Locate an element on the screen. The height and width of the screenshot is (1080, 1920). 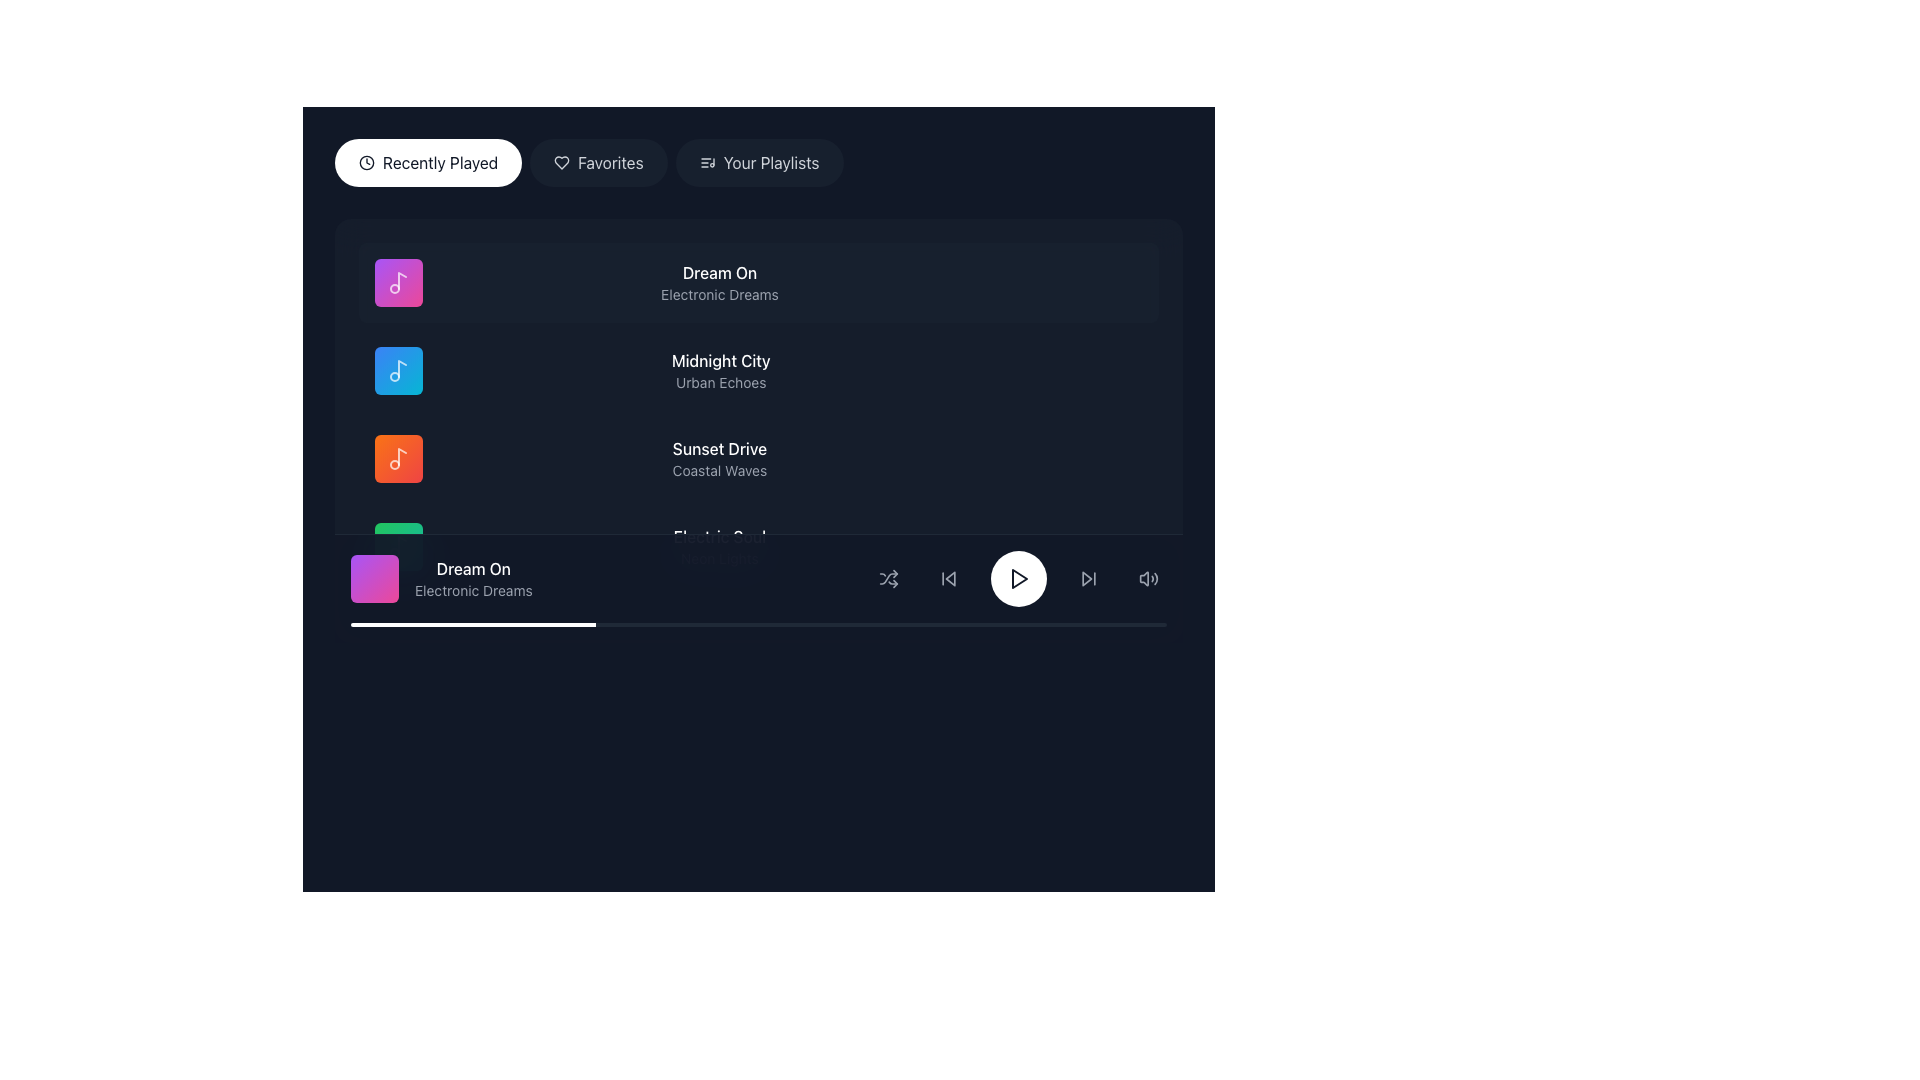
progress is located at coordinates (677, 623).